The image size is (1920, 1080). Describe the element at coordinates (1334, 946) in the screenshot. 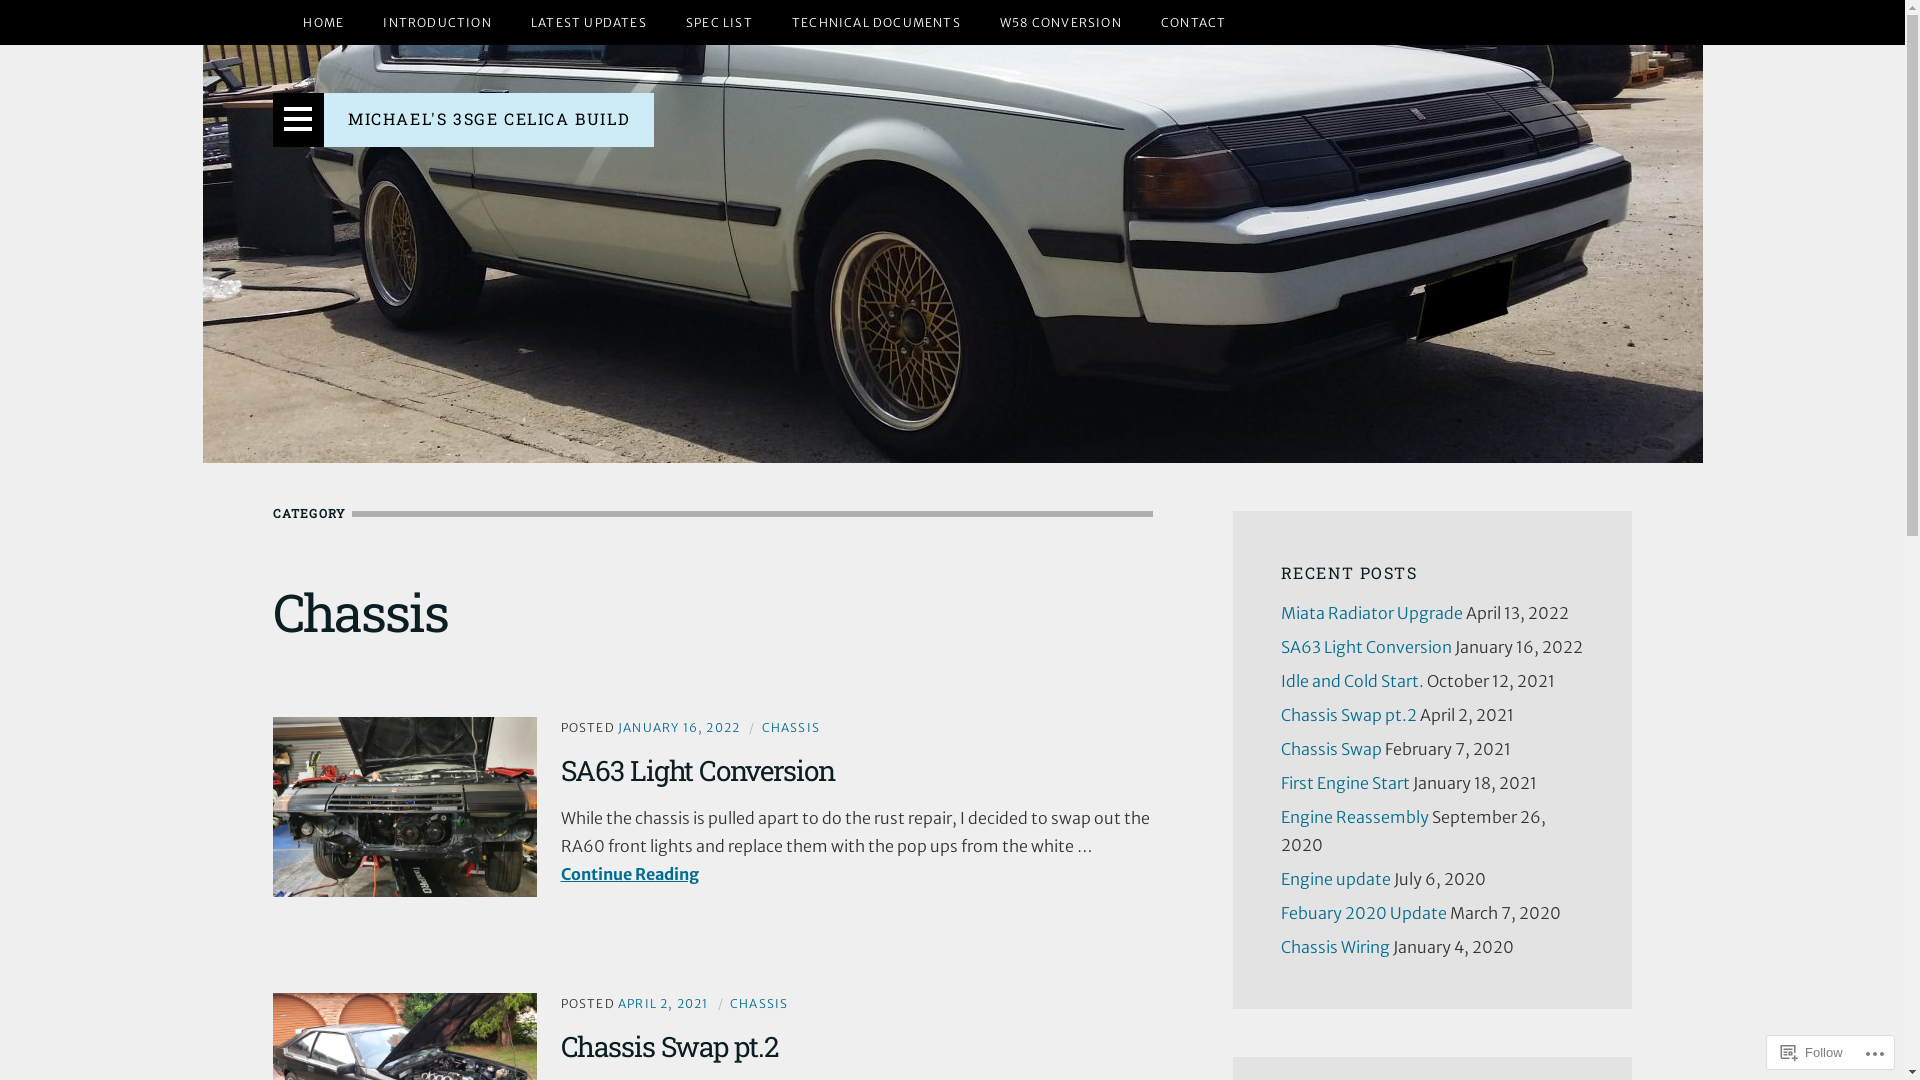

I see `'Chassis Wiring'` at that location.